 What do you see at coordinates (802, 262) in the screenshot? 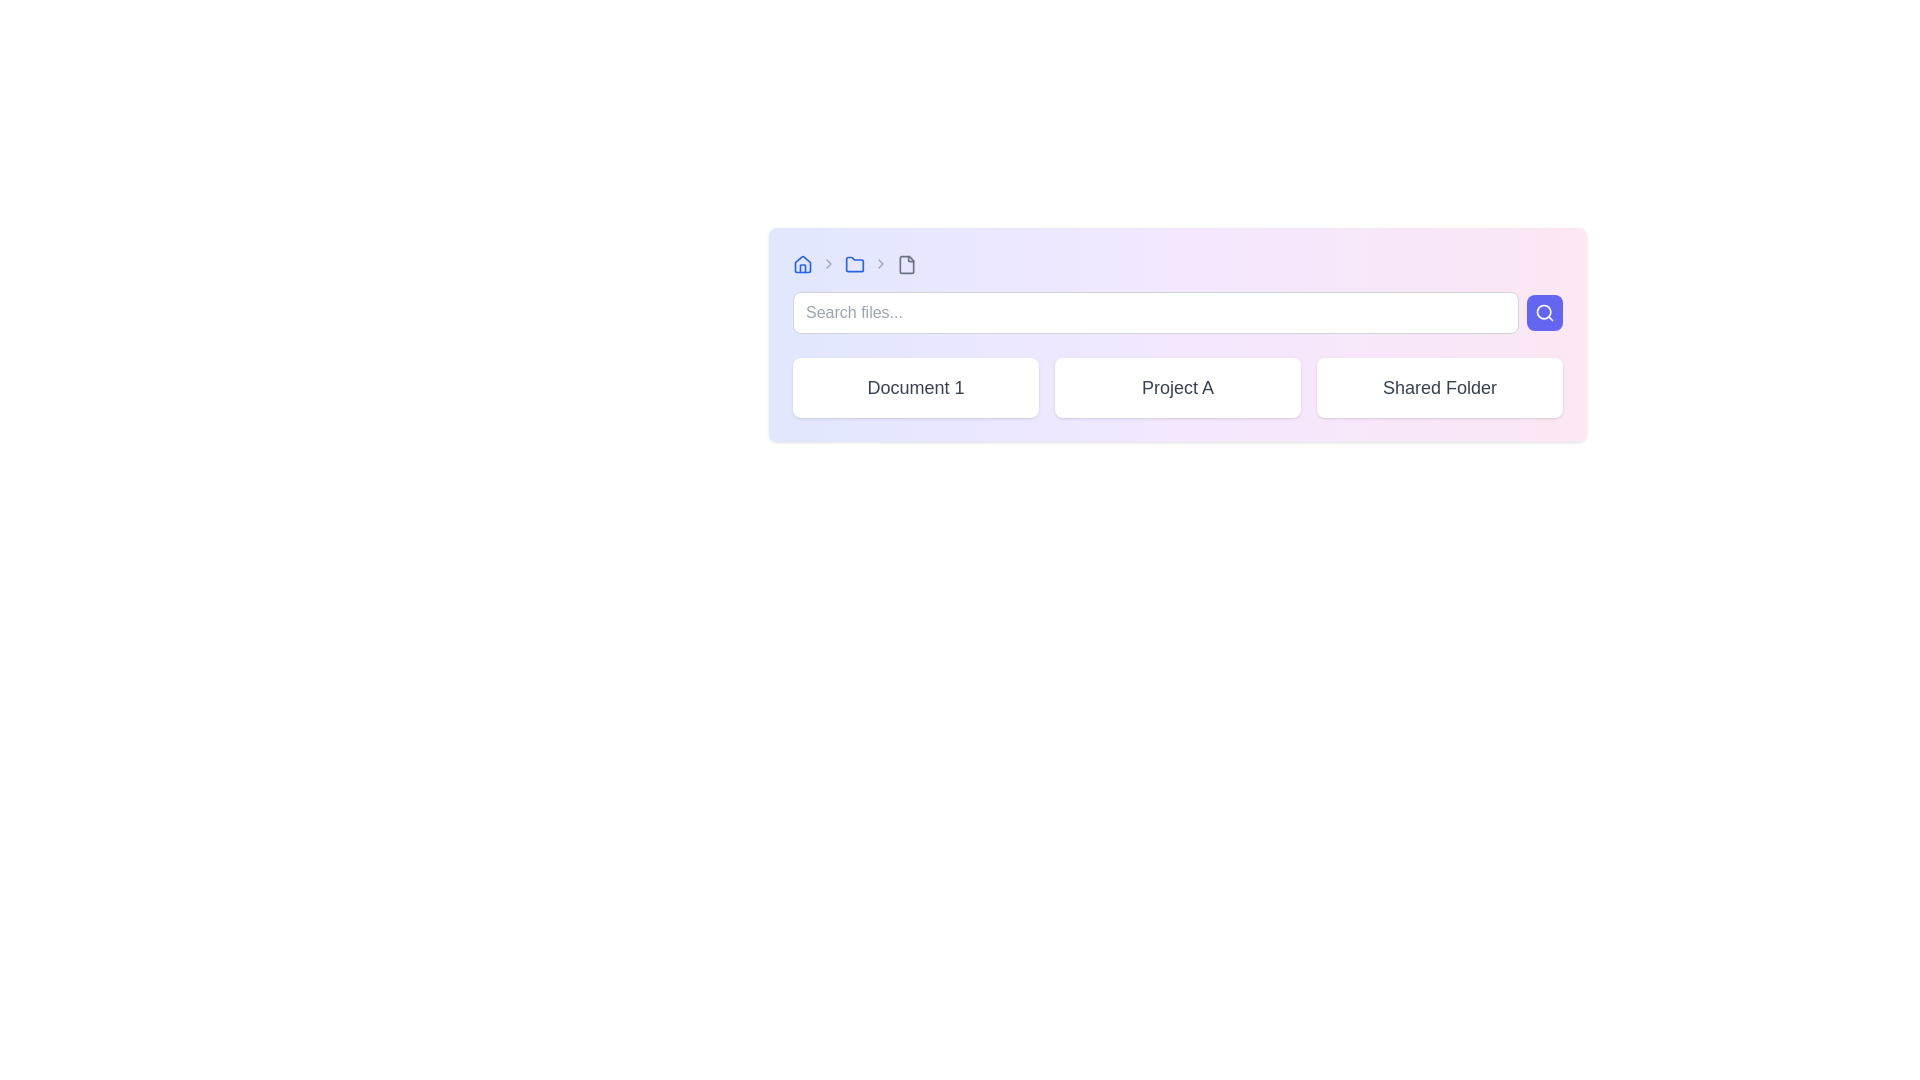
I see `the home button SVG icon located as the first icon on the left-hand side of the navigation bar` at bounding box center [802, 262].